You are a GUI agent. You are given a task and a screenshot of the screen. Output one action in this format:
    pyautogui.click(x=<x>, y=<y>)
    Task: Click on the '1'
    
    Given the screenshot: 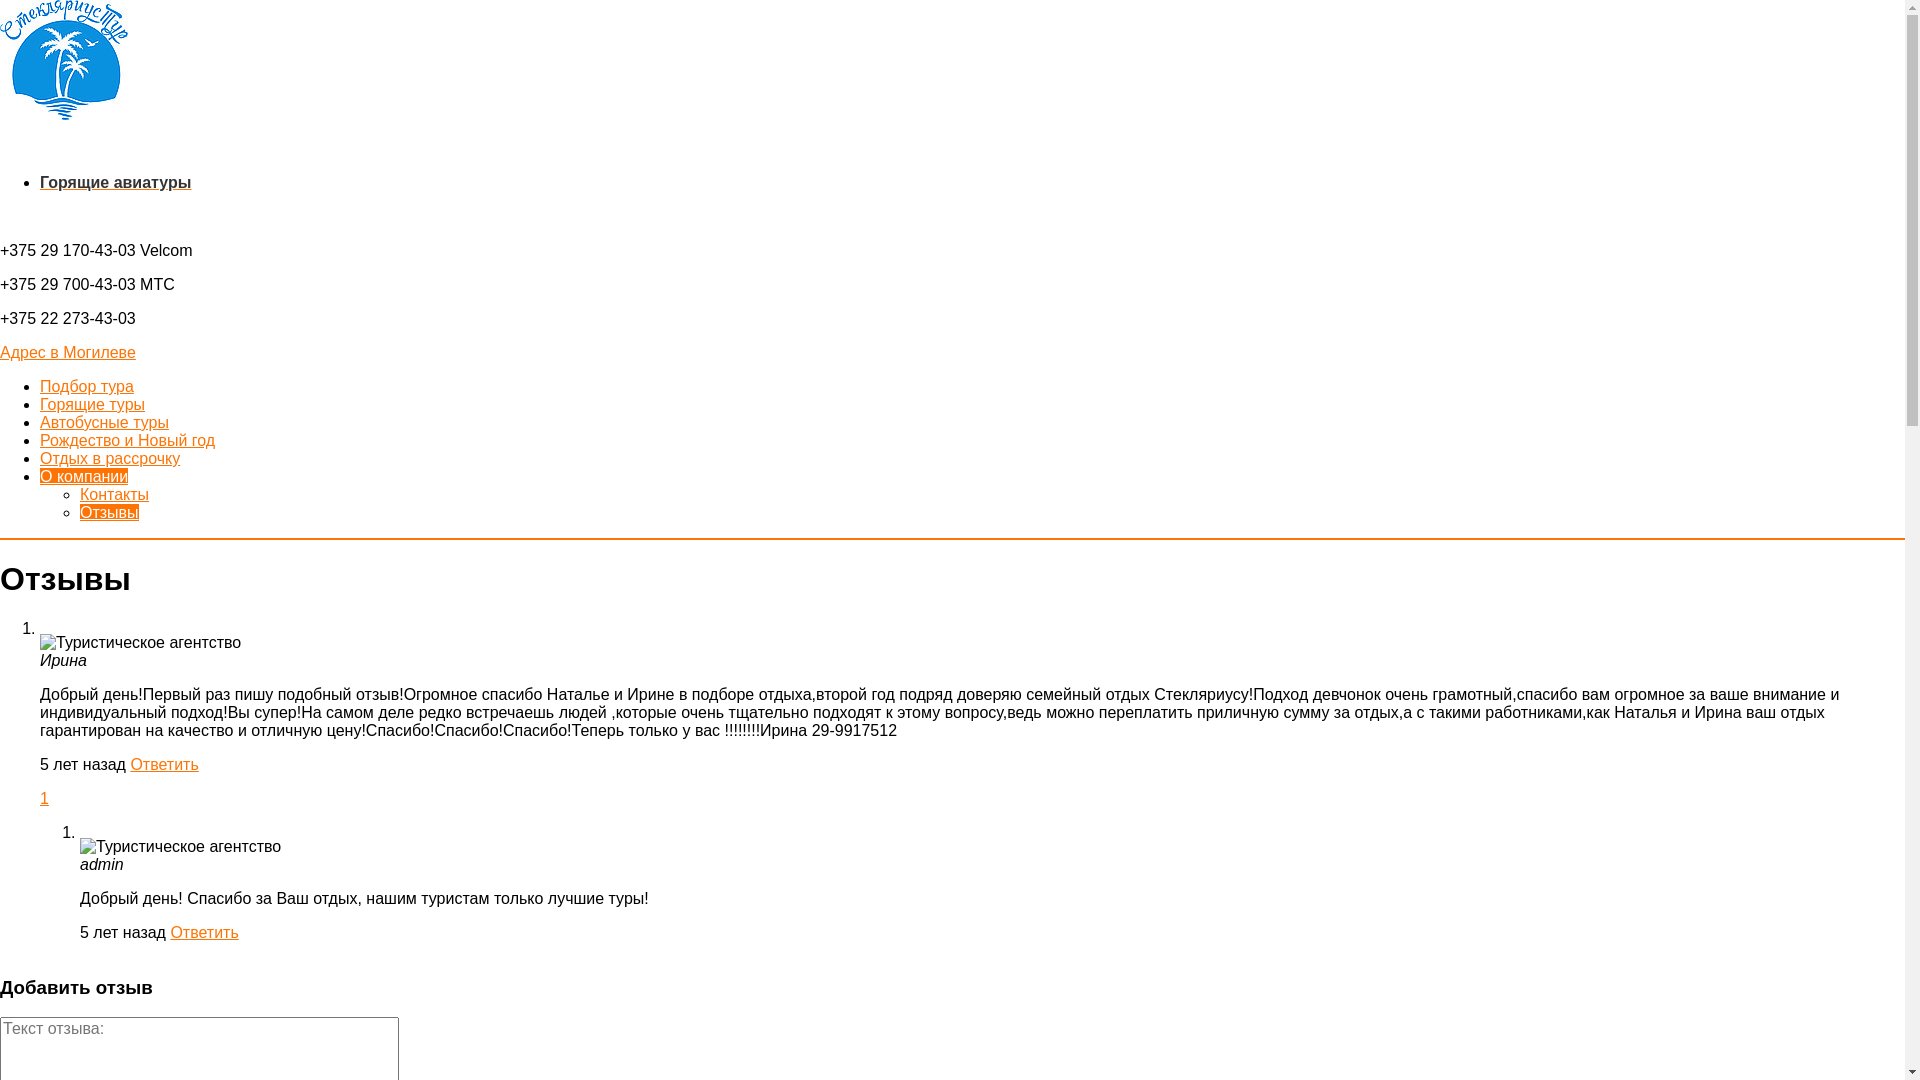 What is the action you would take?
    pyautogui.click(x=44, y=797)
    